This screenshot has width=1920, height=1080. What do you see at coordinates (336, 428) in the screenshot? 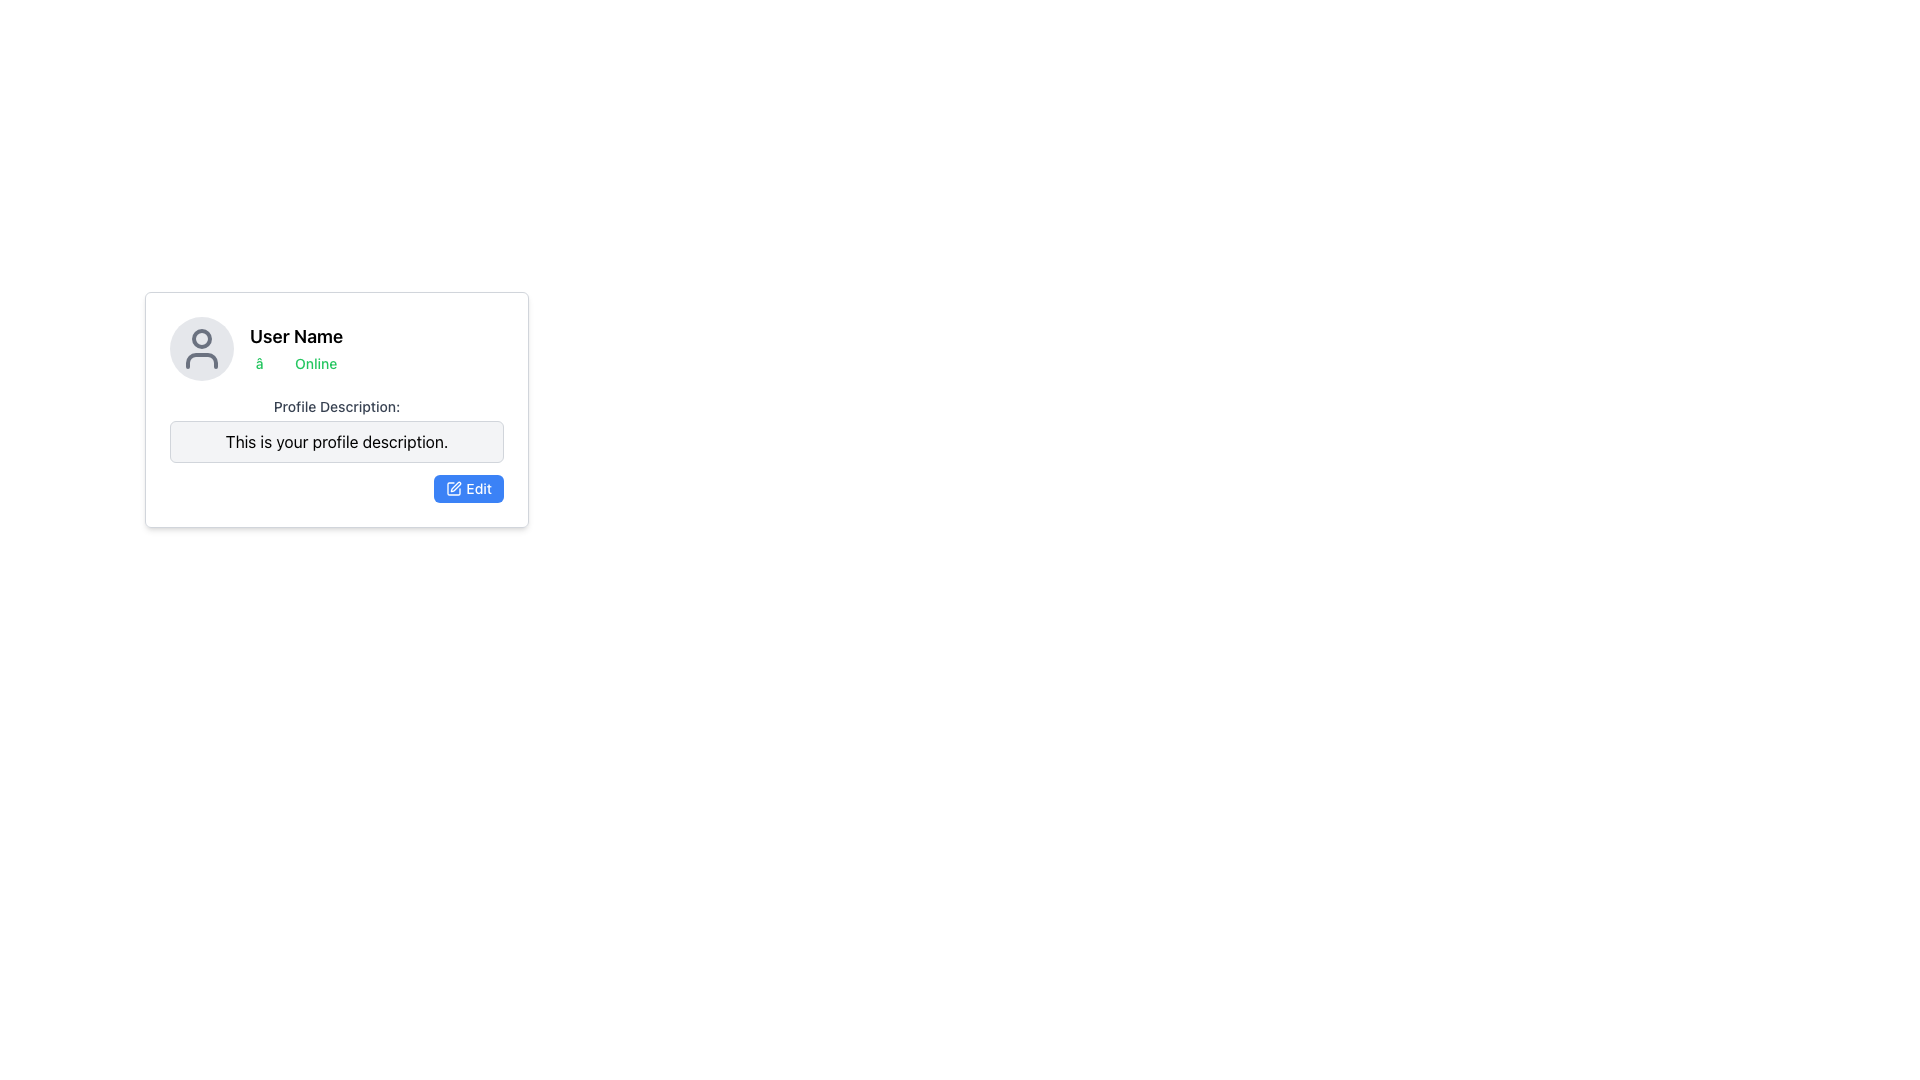
I see `the profile description element, which includes the title 'Profile Description:' and the bordered text display box containing 'This is your profile description.' It is located below the 'User Name' and 'Online' labels, and above the 'Edit' button` at bounding box center [336, 428].